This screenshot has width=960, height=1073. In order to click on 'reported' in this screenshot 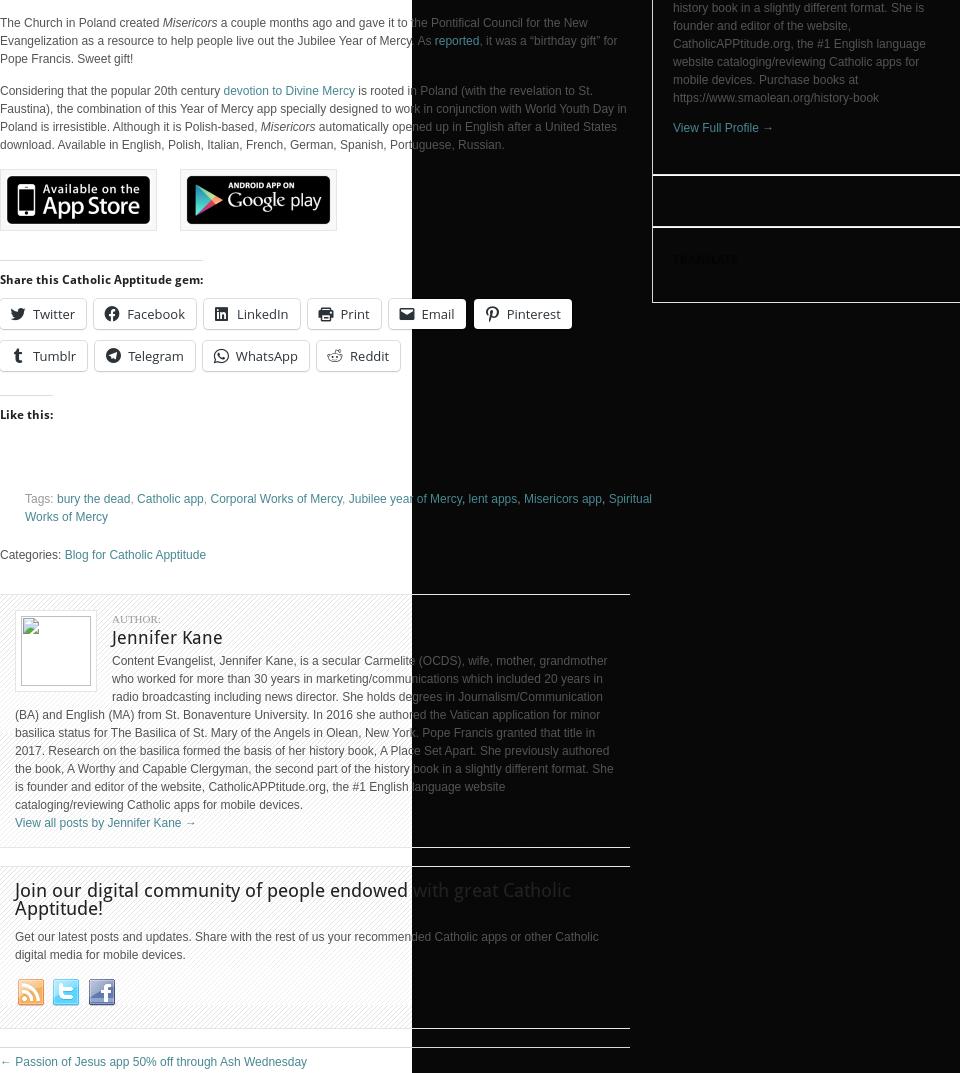, I will do `click(456, 39)`.